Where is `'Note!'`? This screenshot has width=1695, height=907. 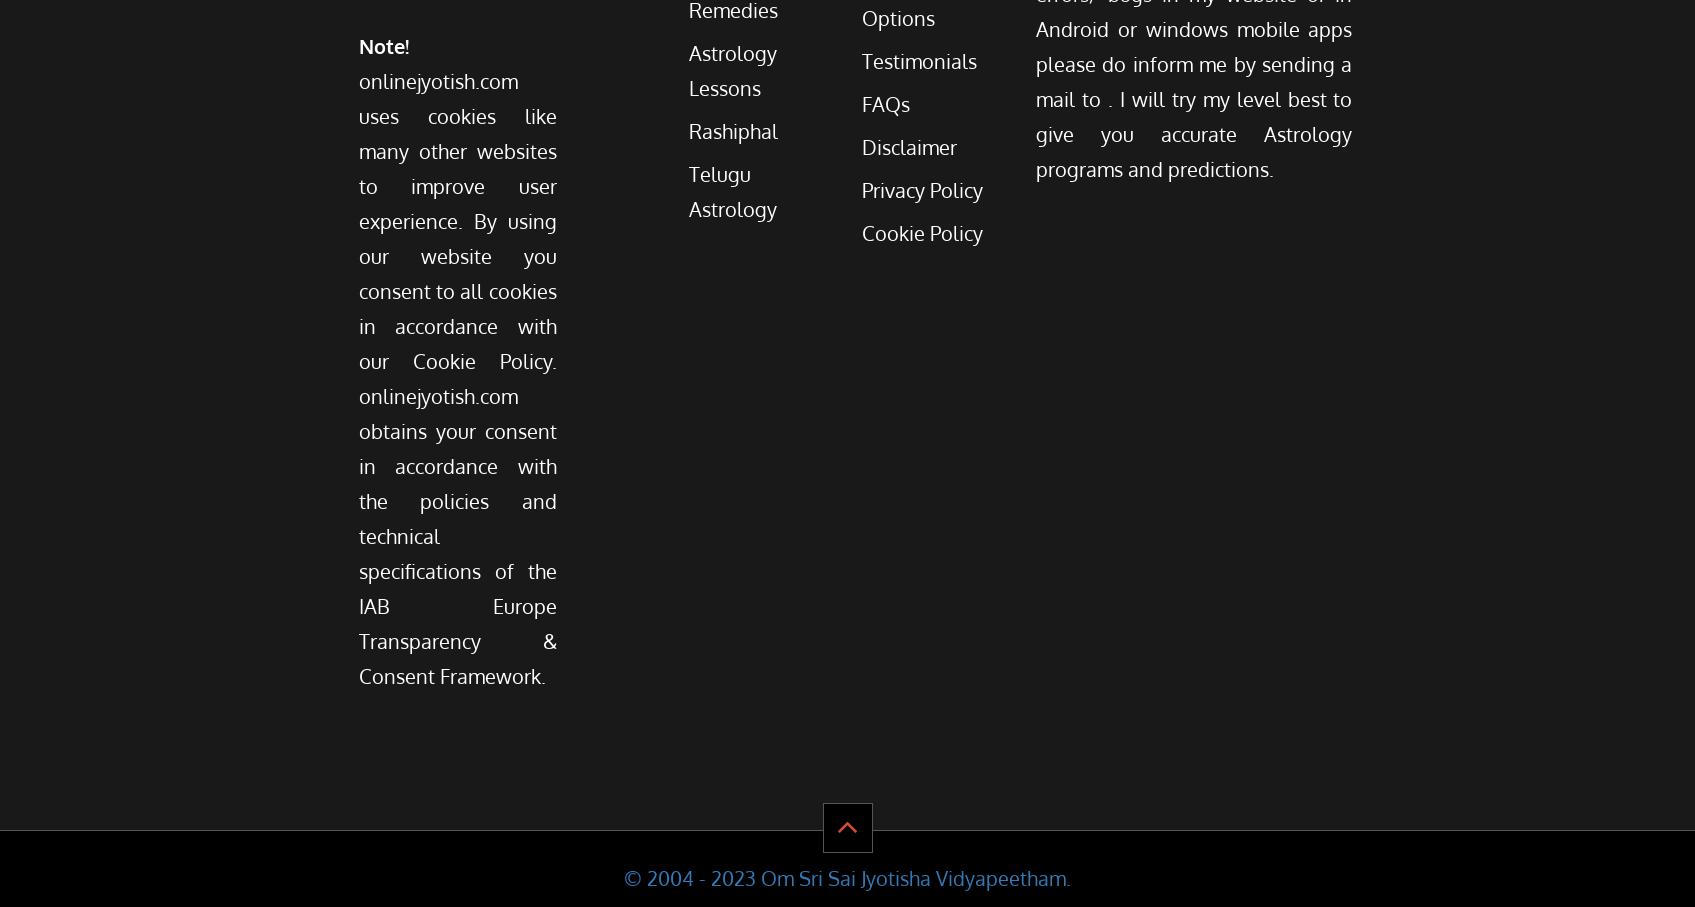 'Note!' is located at coordinates (382, 44).